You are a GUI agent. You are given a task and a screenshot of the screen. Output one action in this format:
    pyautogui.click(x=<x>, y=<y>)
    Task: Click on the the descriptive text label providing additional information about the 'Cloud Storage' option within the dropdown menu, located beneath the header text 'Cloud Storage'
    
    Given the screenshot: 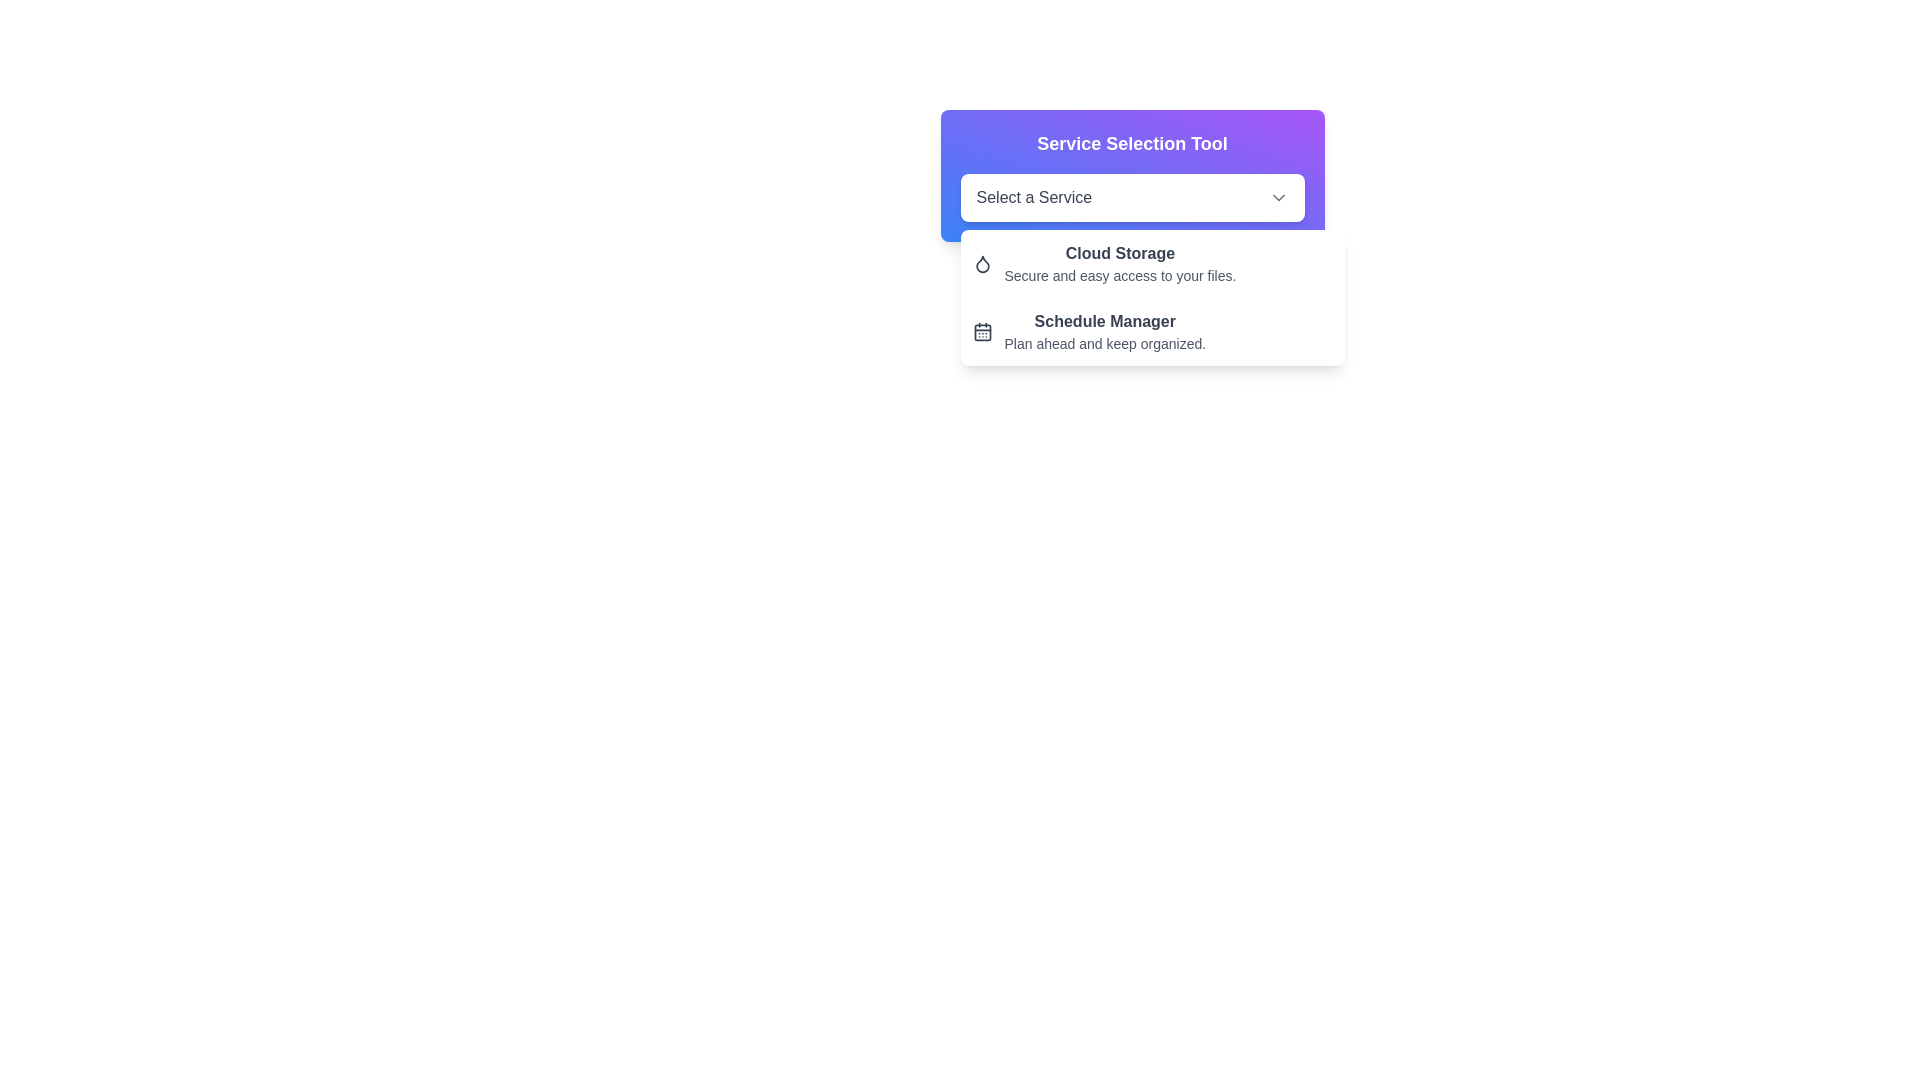 What is the action you would take?
    pyautogui.click(x=1120, y=276)
    